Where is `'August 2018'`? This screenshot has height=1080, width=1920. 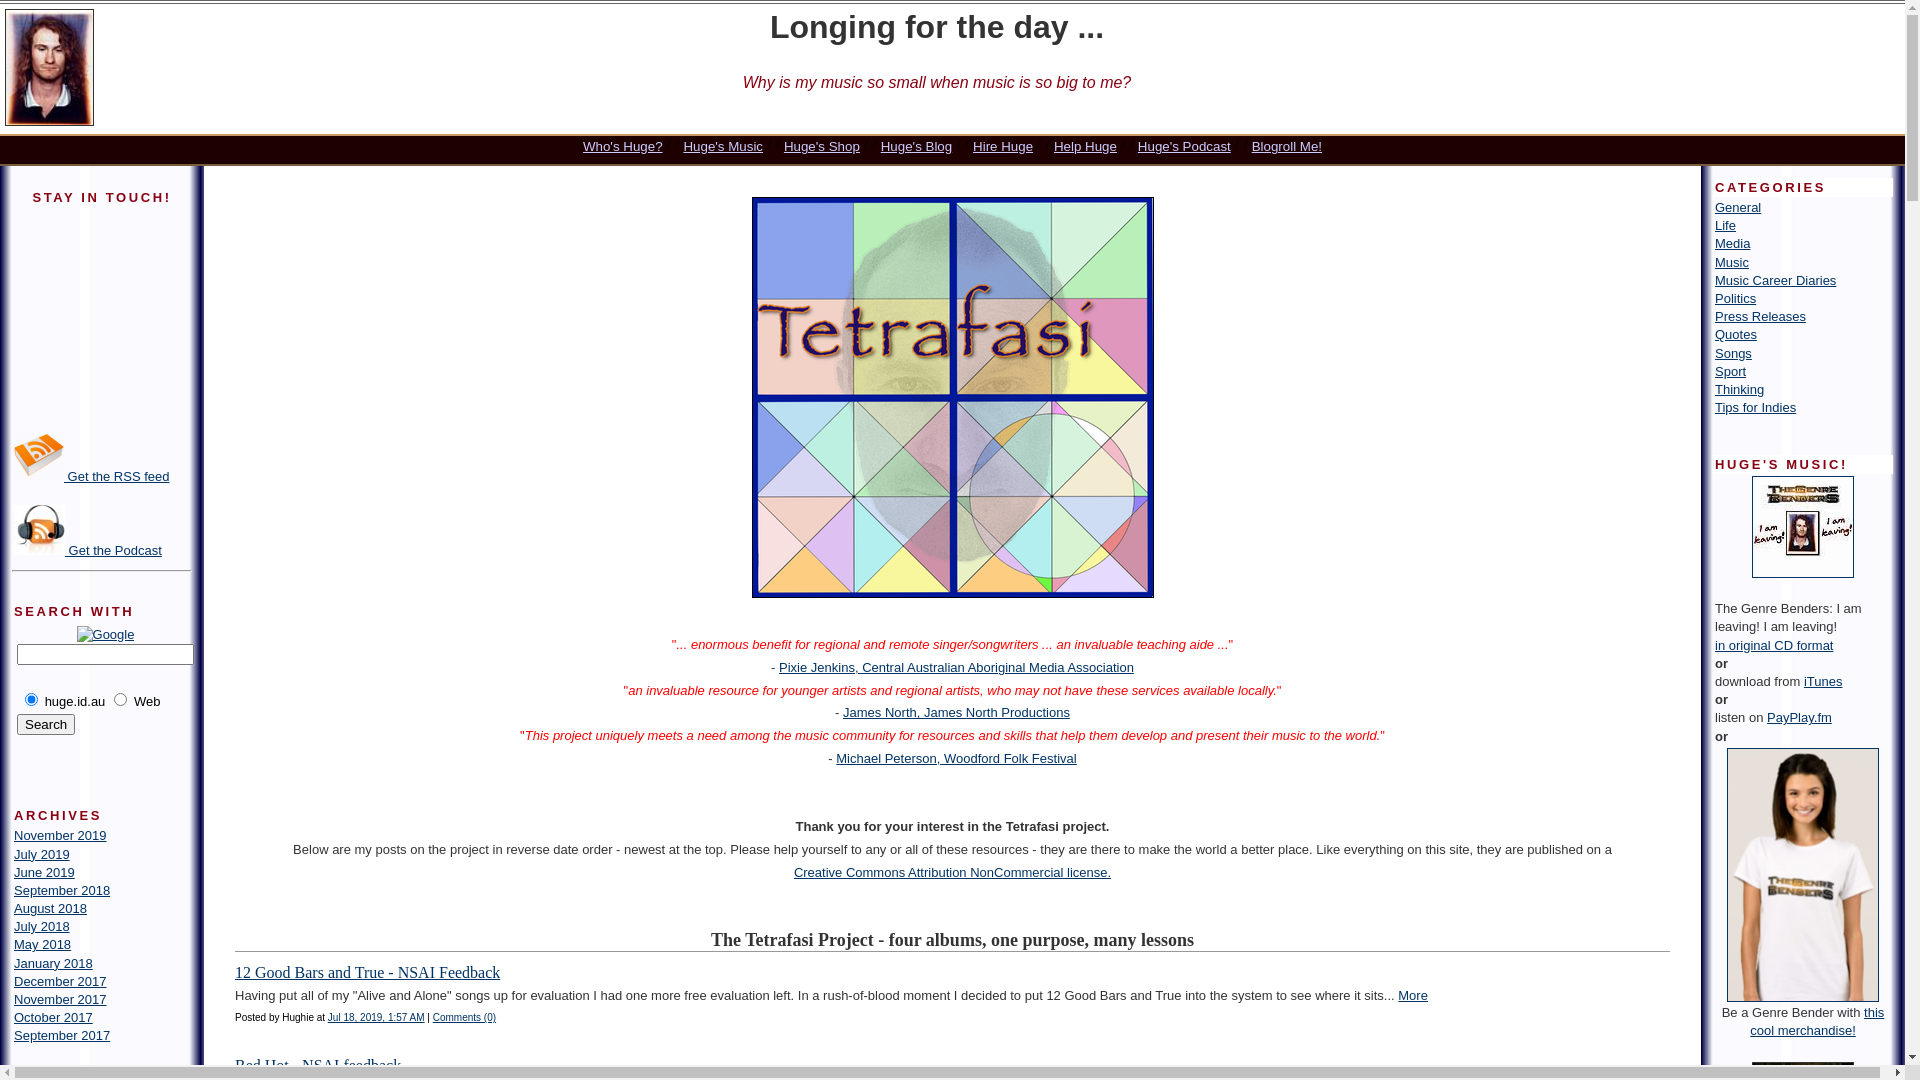
'August 2018' is located at coordinates (50, 908).